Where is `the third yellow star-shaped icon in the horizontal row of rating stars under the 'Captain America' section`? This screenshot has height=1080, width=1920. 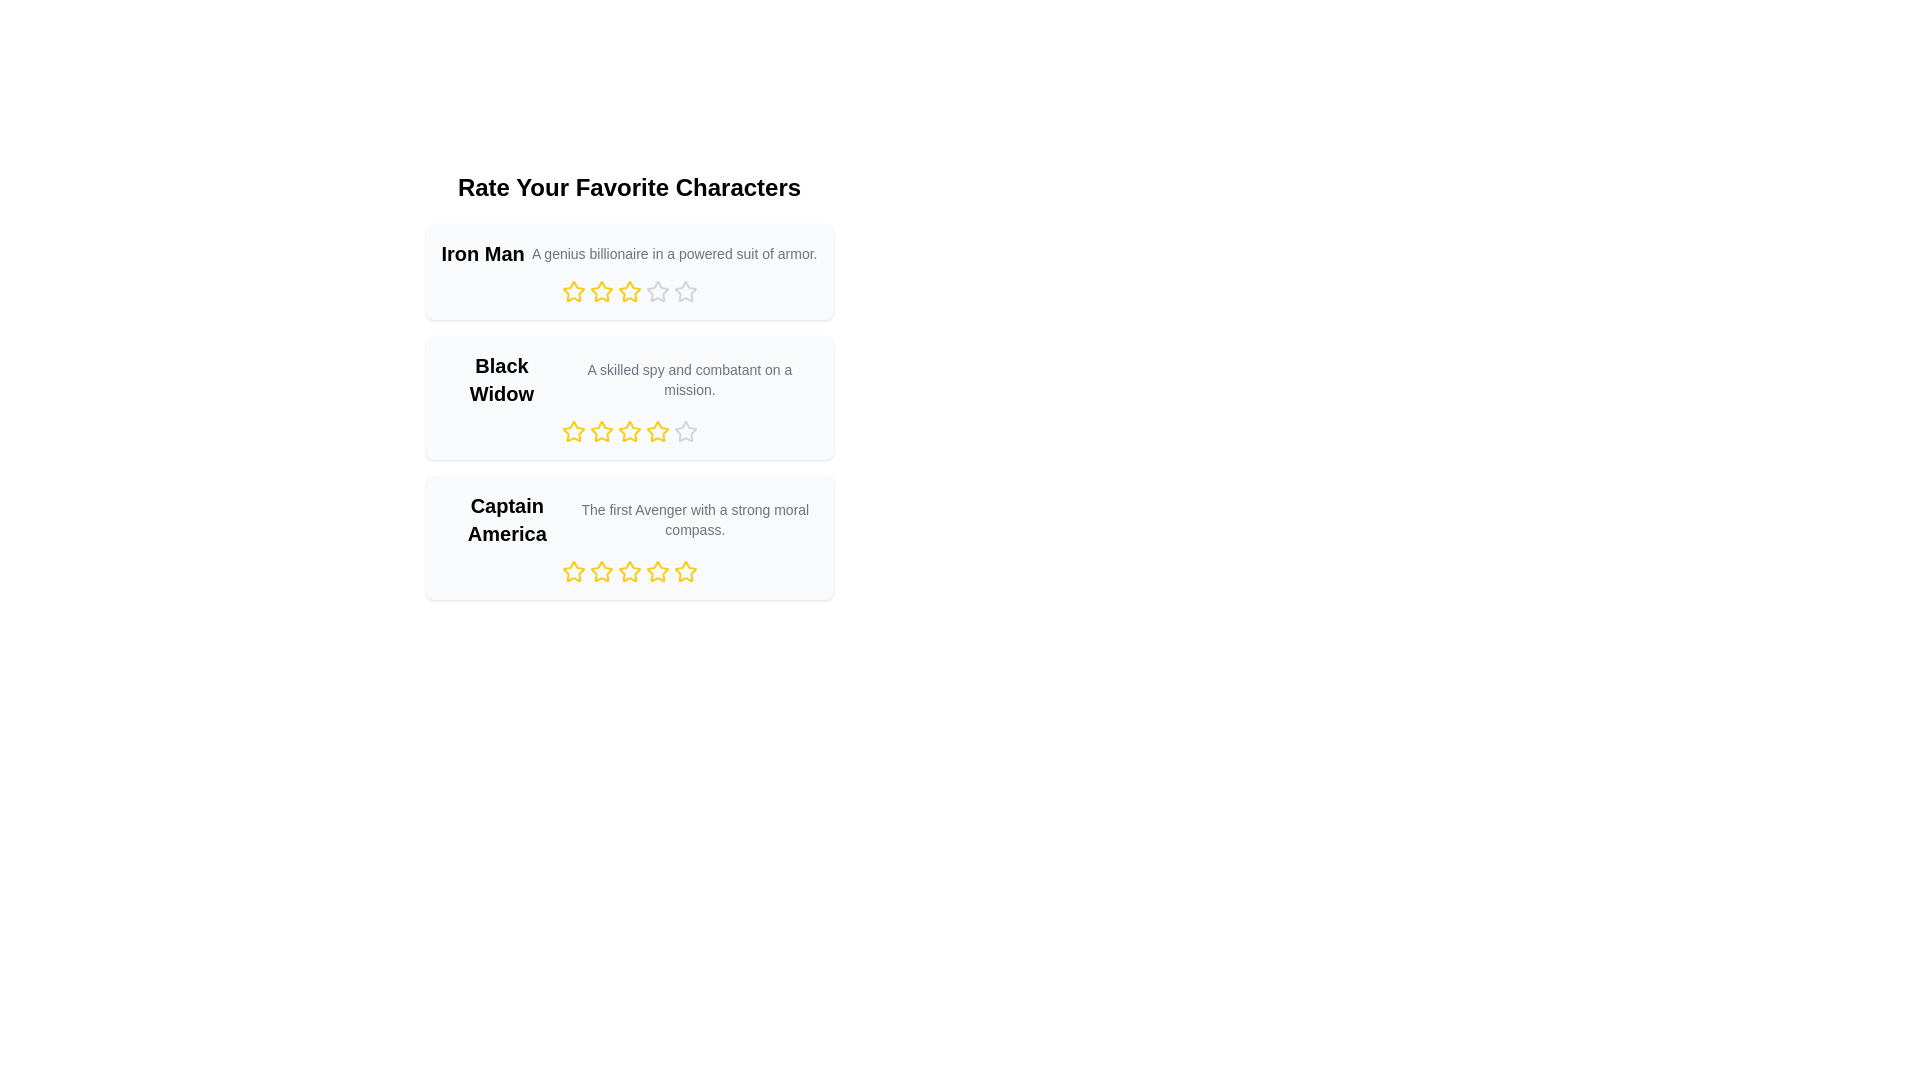 the third yellow star-shaped icon in the horizontal row of rating stars under the 'Captain America' section is located at coordinates (628, 571).